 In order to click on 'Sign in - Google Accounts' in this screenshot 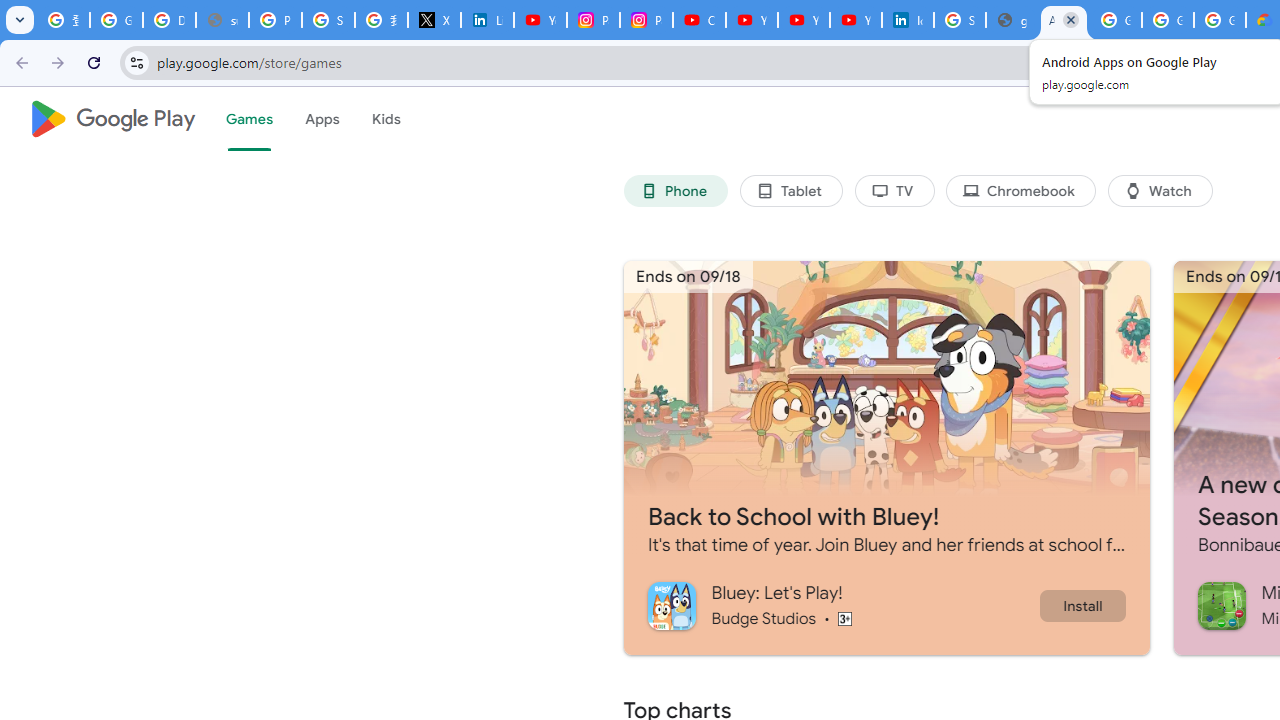, I will do `click(328, 20)`.